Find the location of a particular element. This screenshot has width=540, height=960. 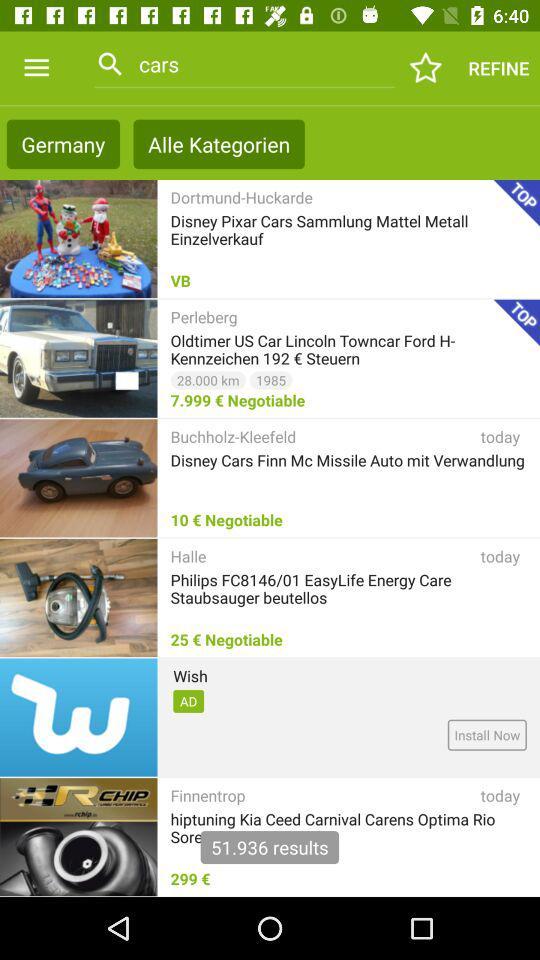

the wish item is located at coordinates (190, 675).